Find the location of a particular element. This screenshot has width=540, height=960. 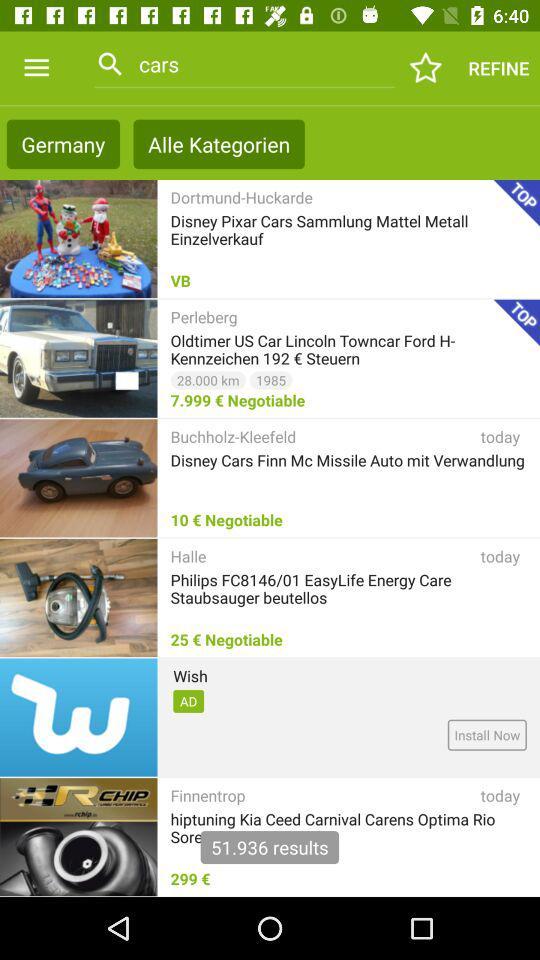

the wish item is located at coordinates (190, 675).